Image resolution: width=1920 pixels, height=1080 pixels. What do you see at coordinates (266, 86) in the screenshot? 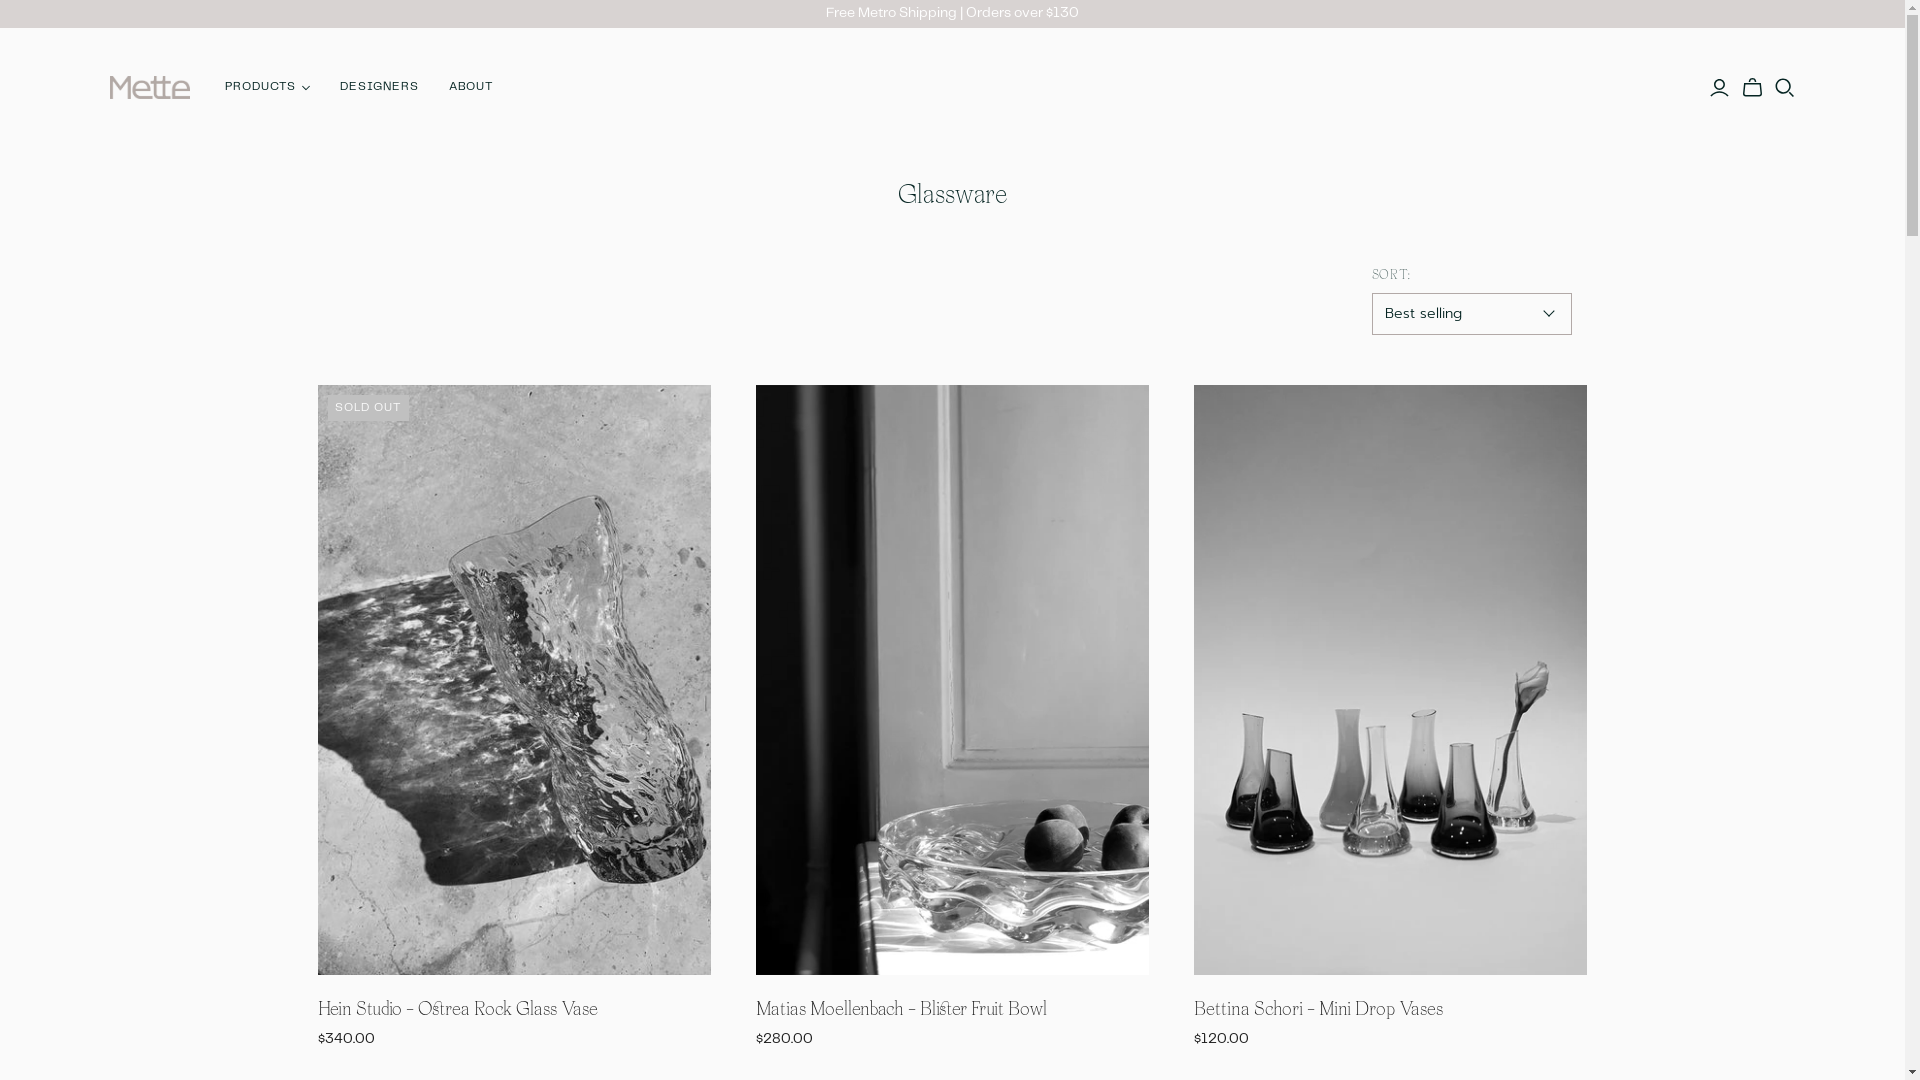
I see `'PRODUCTS'` at bounding box center [266, 86].